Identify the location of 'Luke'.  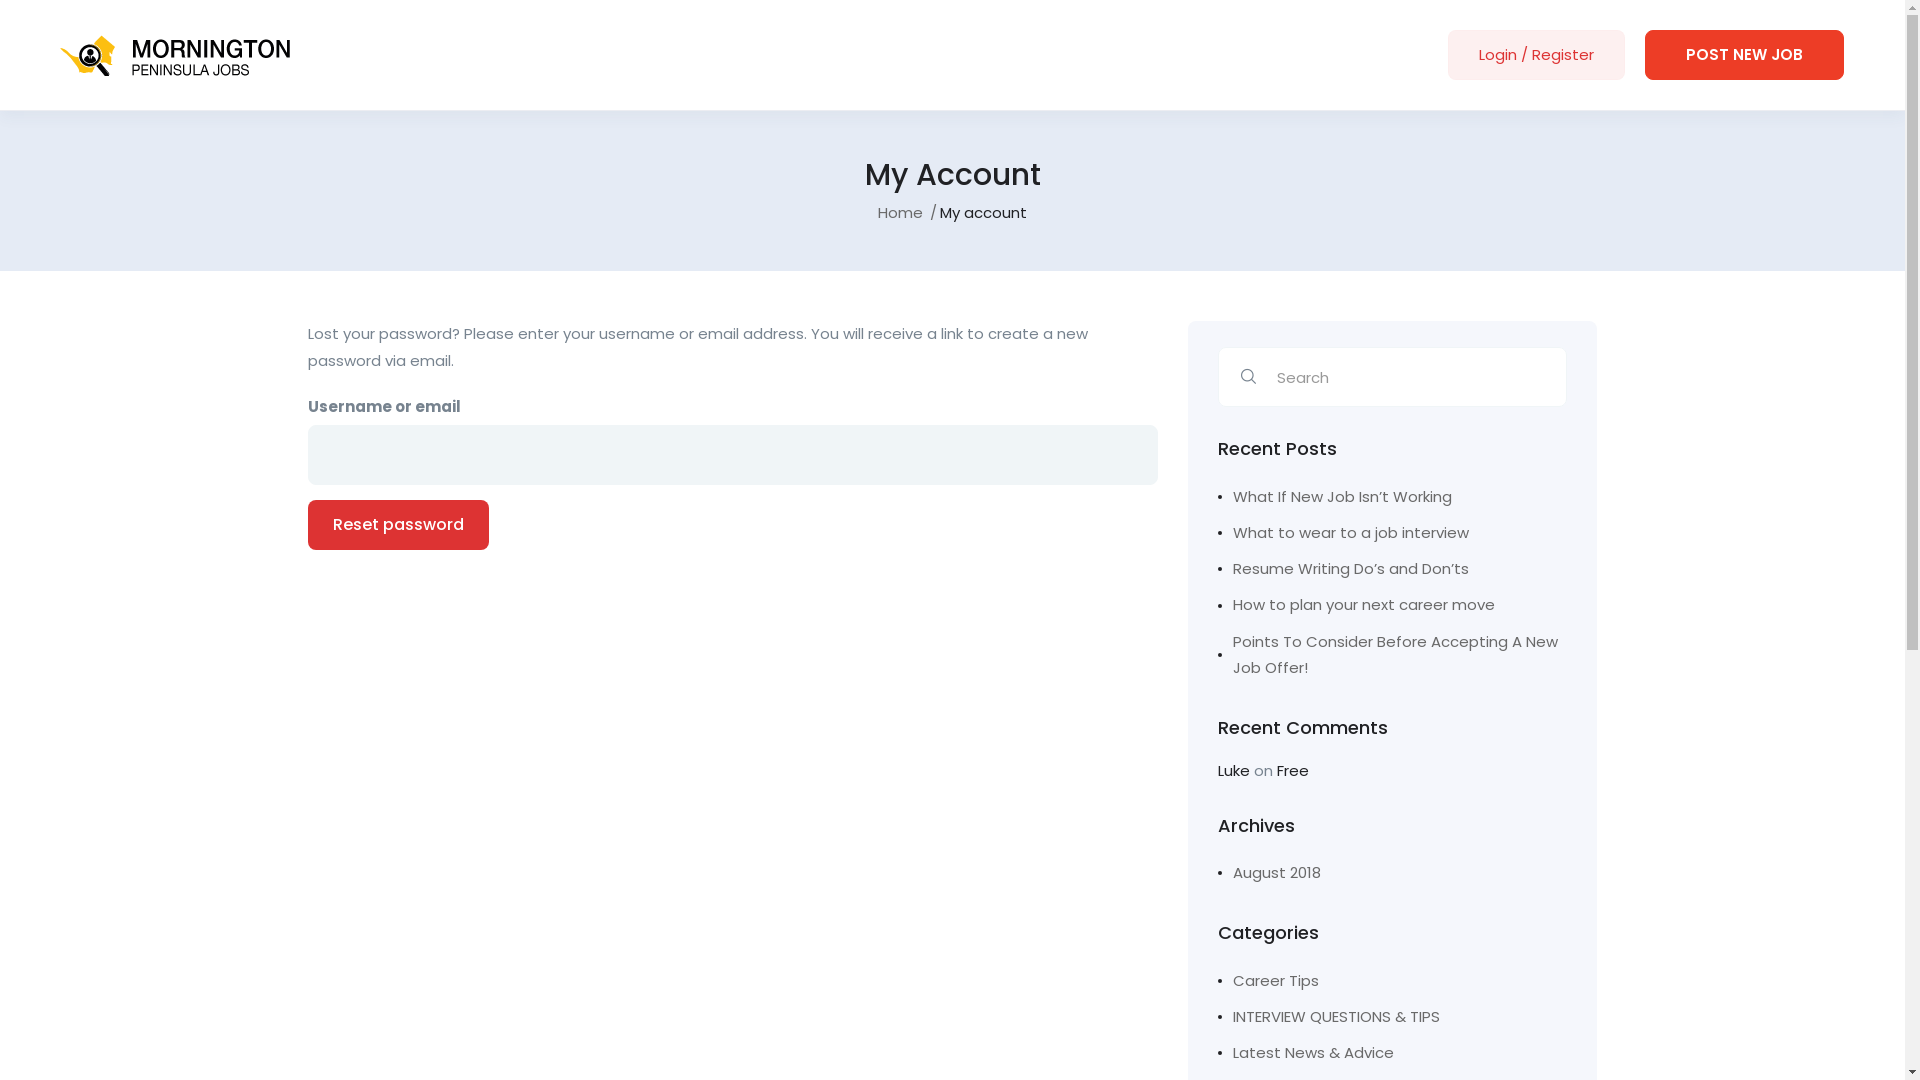
(1232, 769).